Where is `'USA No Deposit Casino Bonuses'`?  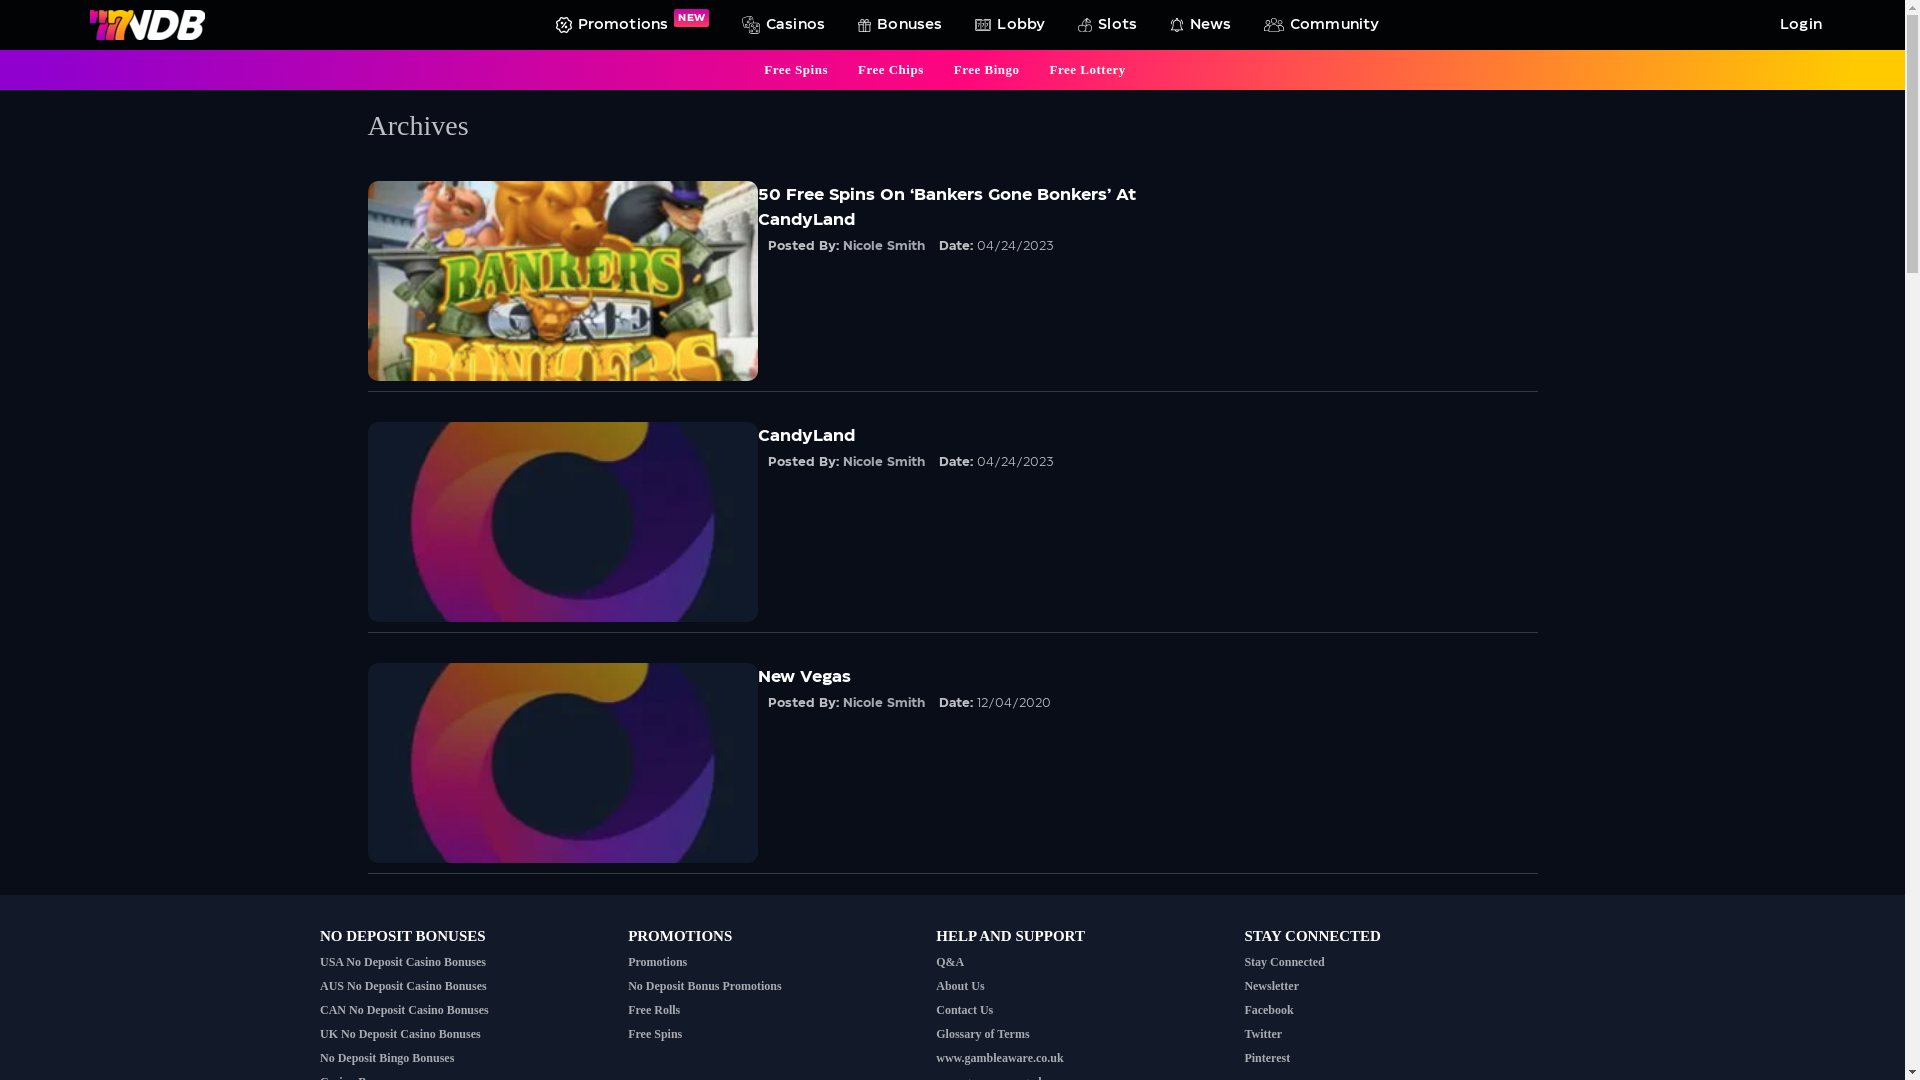
'USA No Deposit Casino Bonuses' is located at coordinates (402, 960).